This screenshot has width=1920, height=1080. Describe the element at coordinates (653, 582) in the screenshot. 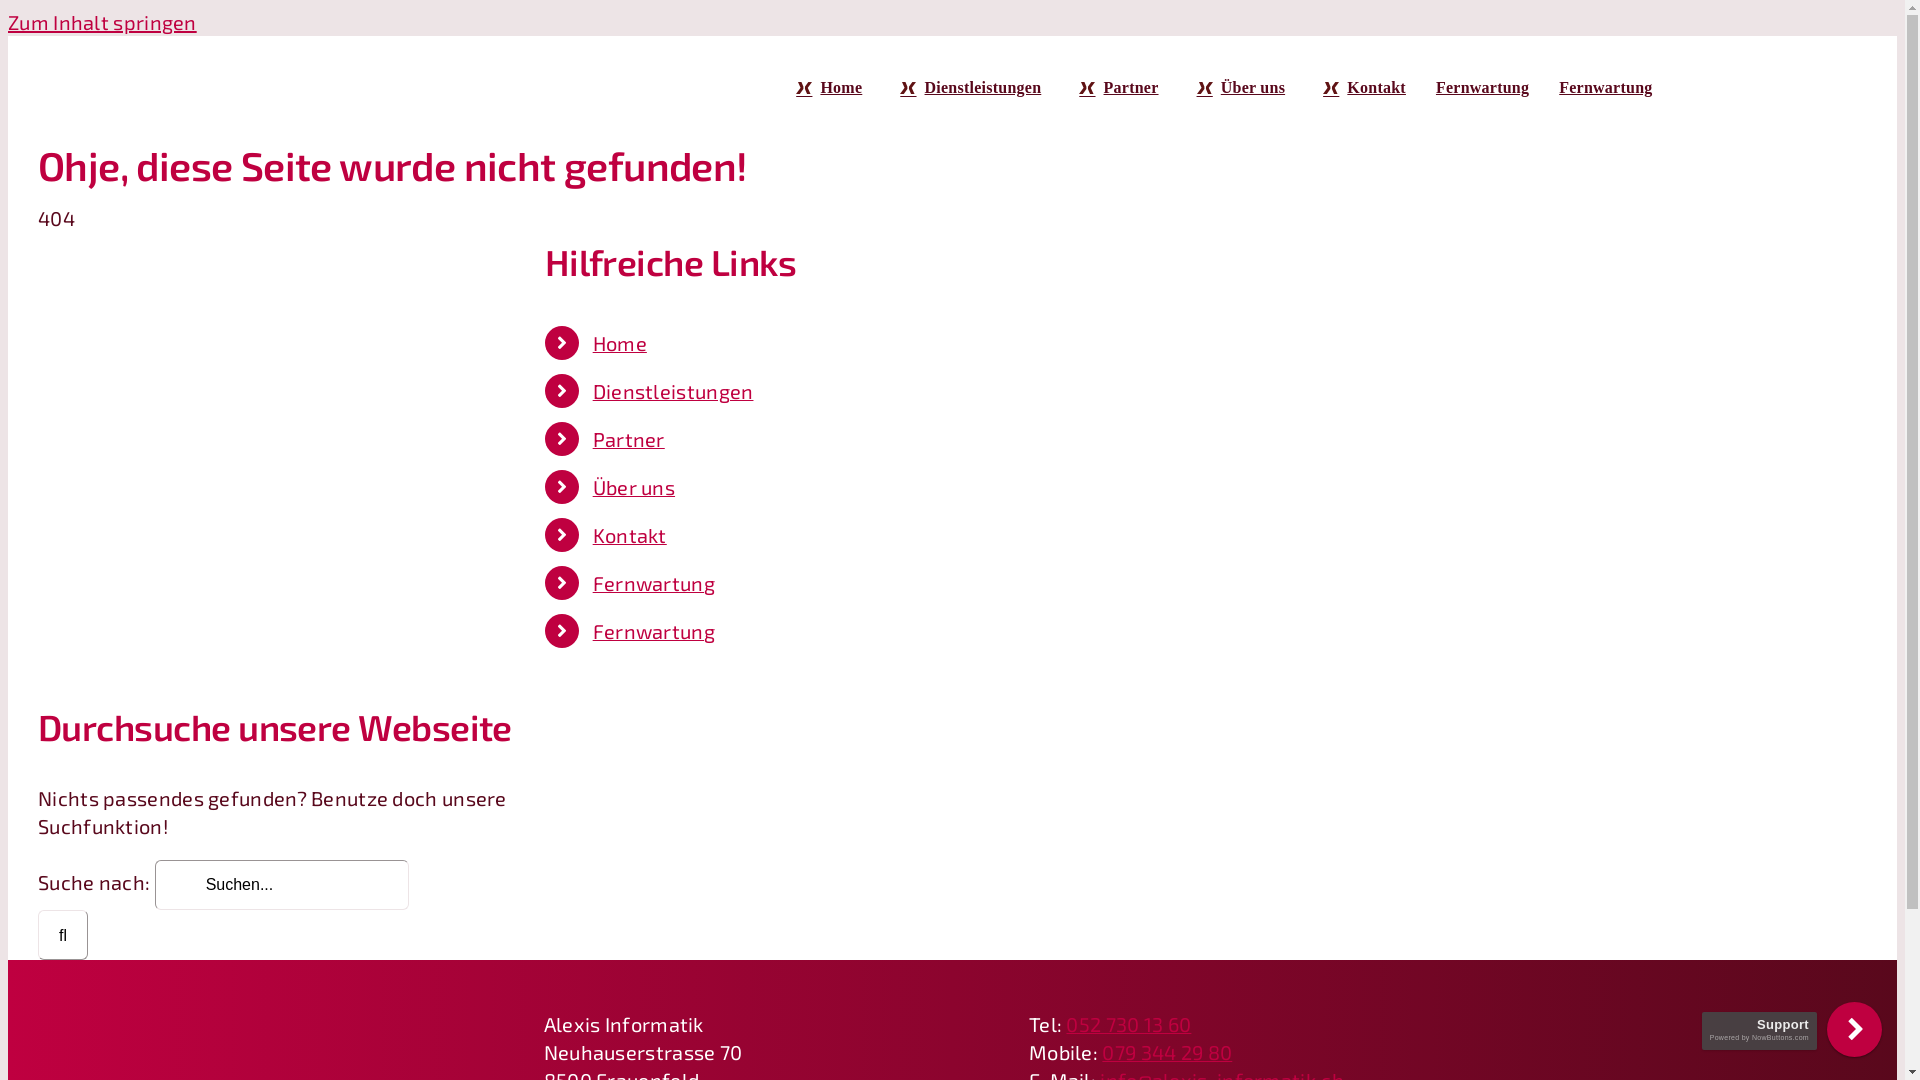

I see `'Fernwartung'` at that location.